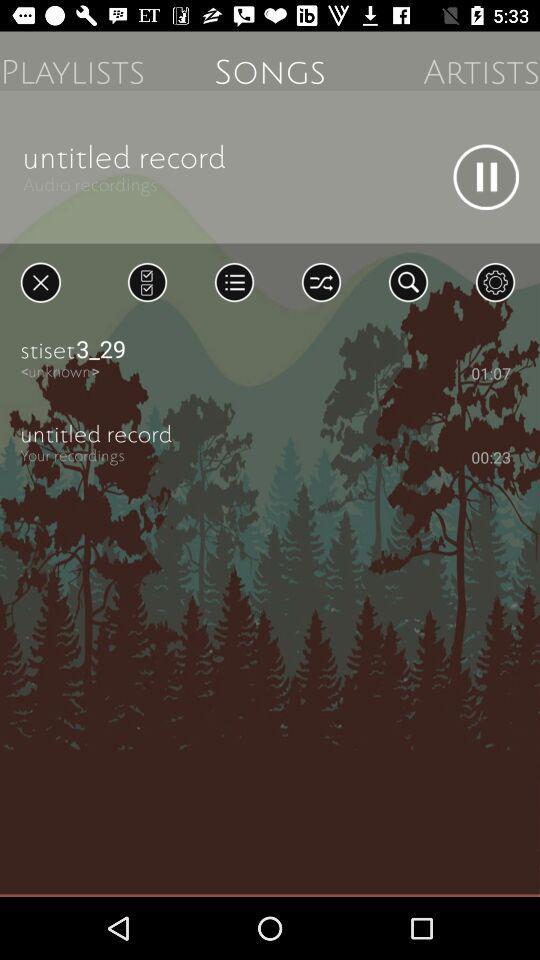 The width and height of the screenshot is (540, 960). What do you see at coordinates (233, 281) in the screenshot?
I see `see list` at bounding box center [233, 281].